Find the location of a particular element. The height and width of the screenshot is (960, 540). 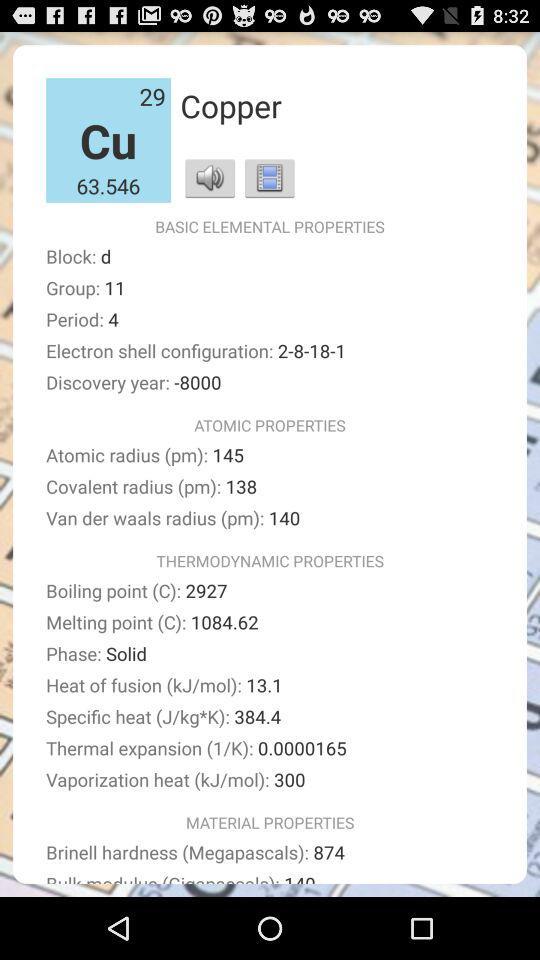

volume symbol is located at coordinates (209, 176).